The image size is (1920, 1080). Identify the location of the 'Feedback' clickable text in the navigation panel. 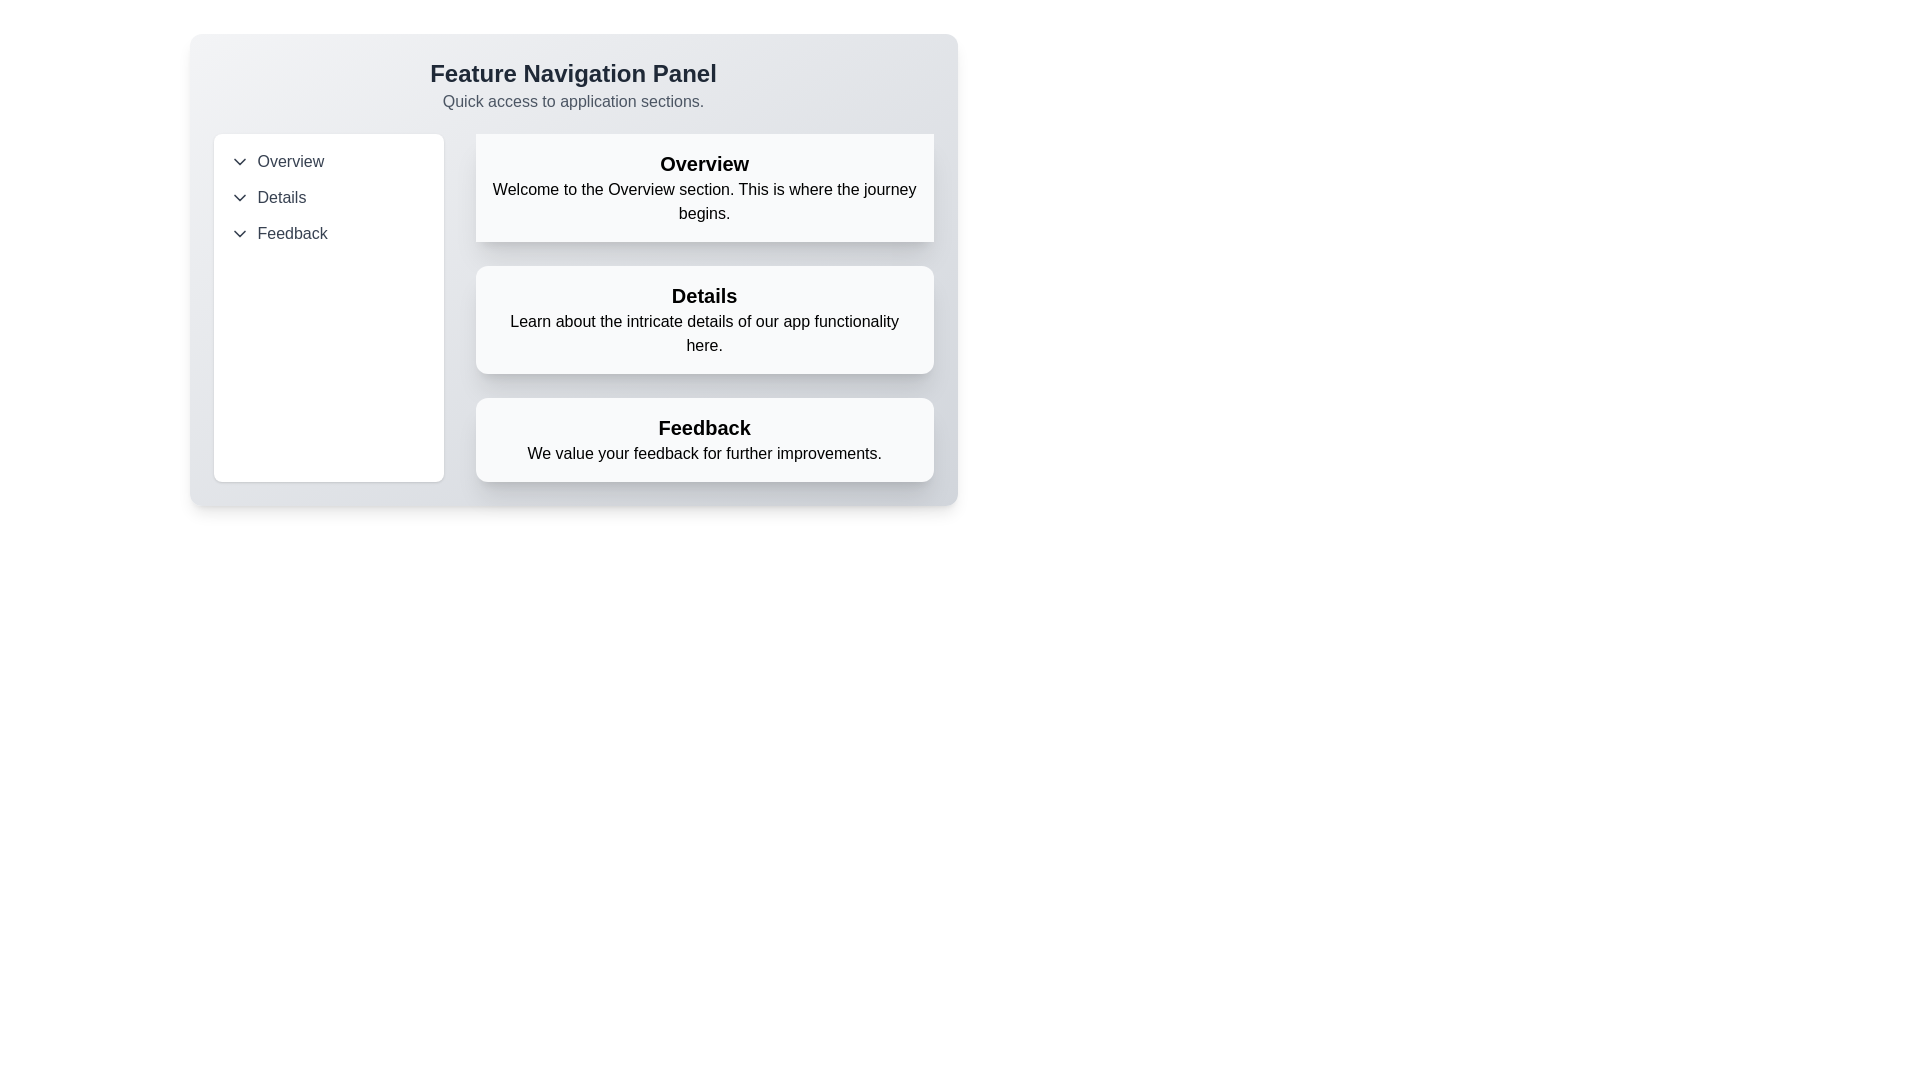
(328, 233).